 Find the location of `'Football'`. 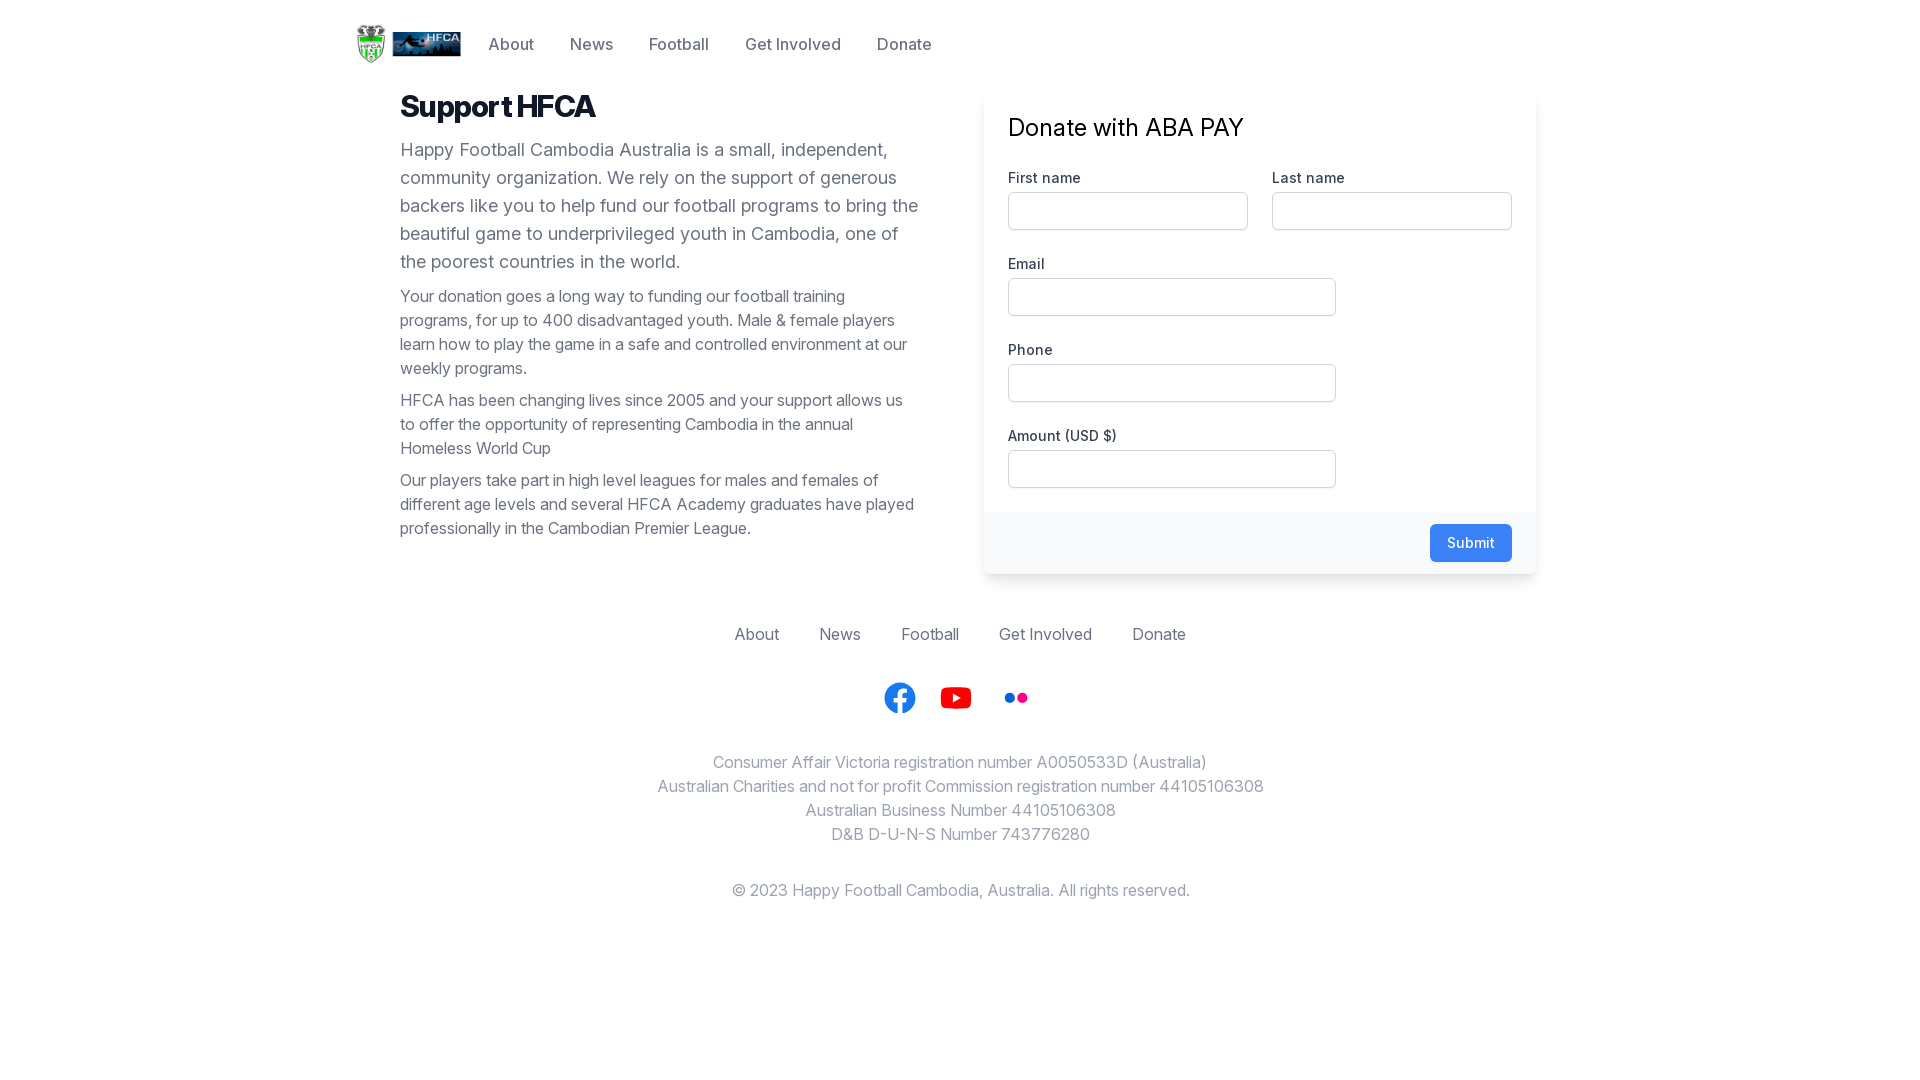

'Football' is located at coordinates (900, 633).